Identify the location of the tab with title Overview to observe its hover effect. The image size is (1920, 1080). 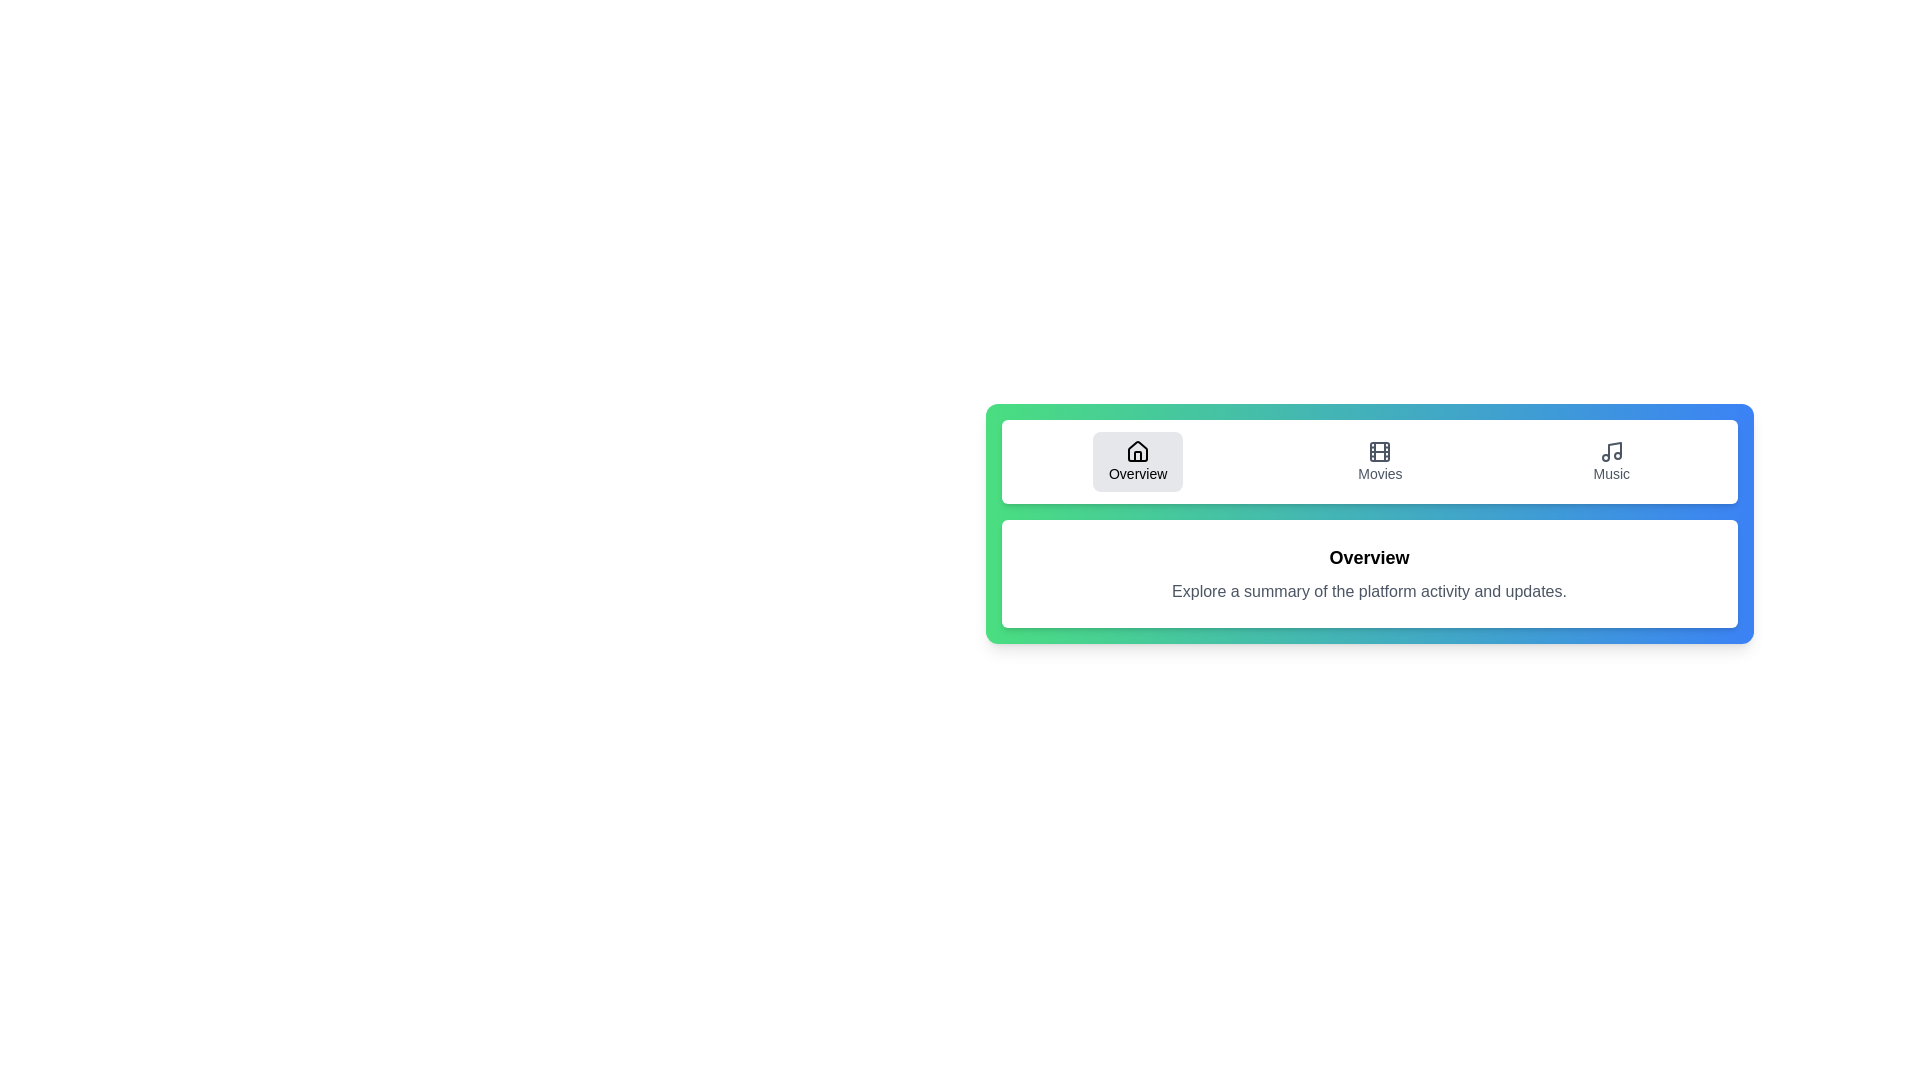
(1138, 462).